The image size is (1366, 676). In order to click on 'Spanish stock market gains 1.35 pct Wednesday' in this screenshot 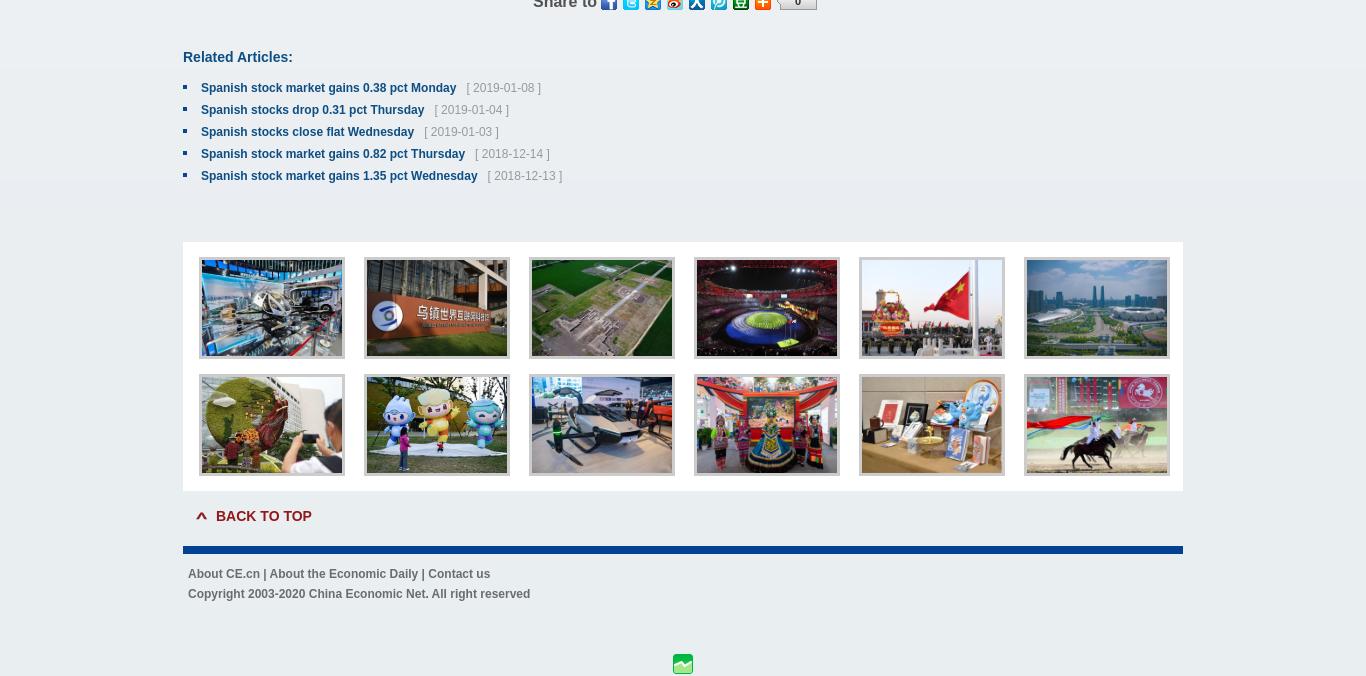, I will do `click(199, 175)`.